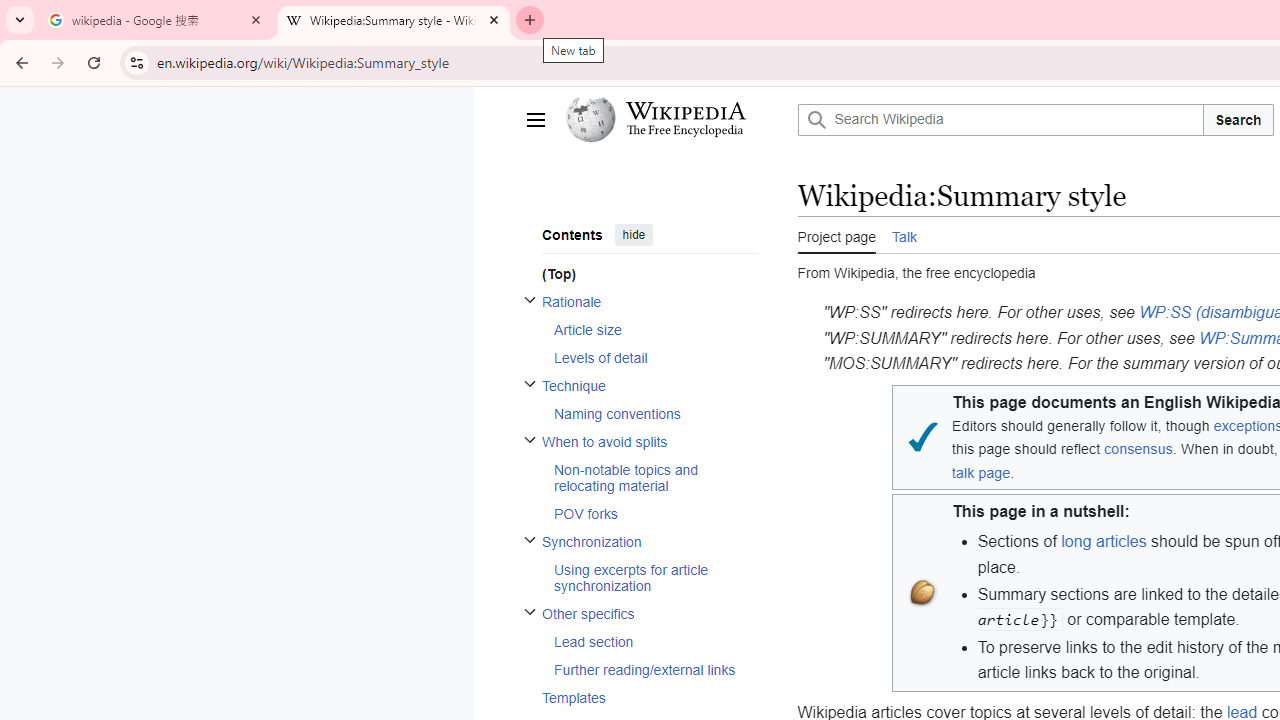 The width and height of the screenshot is (1280, 720). What do you see at coordinates (394, 20) in the screenshot?
I see `'Wikipedia:Summary style - Wikipedia'` at bounding box center [394, 20].